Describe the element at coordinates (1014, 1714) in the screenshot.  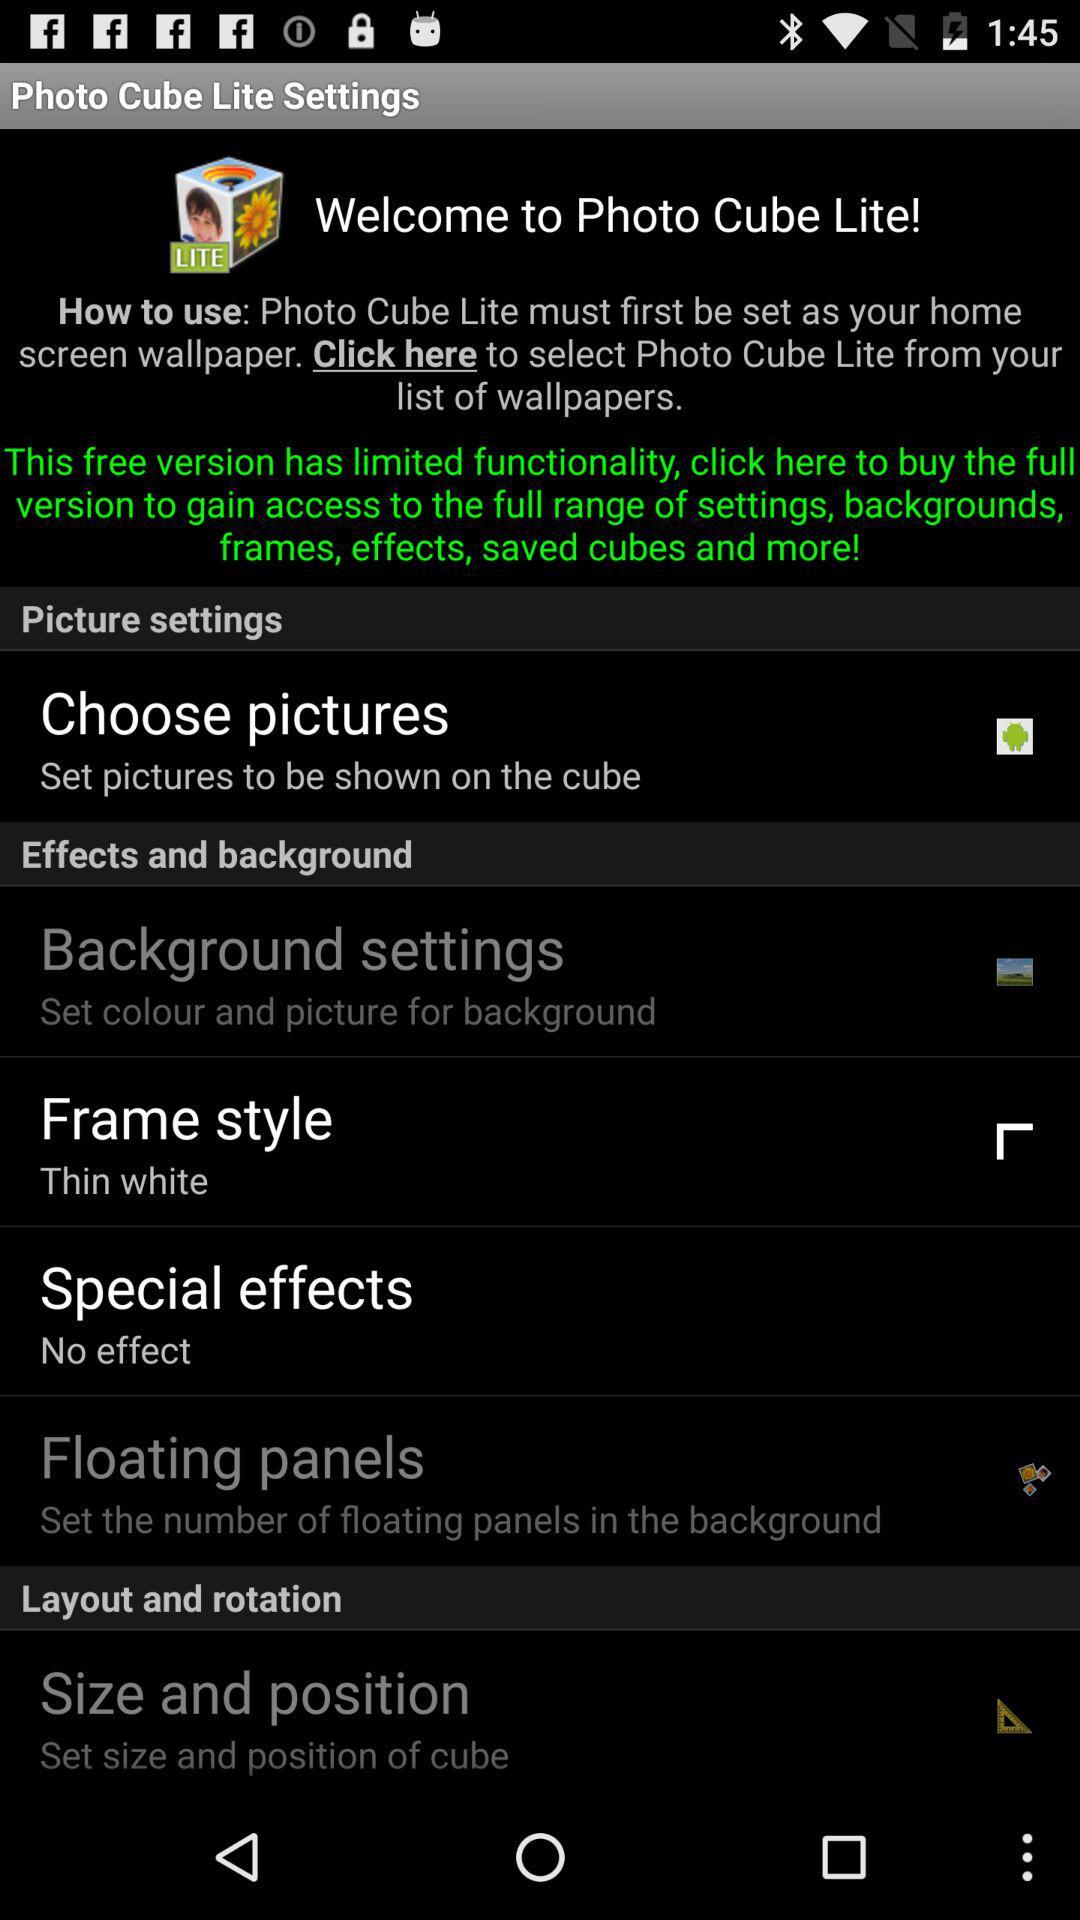
I see `item to the right of set size and` at that location.